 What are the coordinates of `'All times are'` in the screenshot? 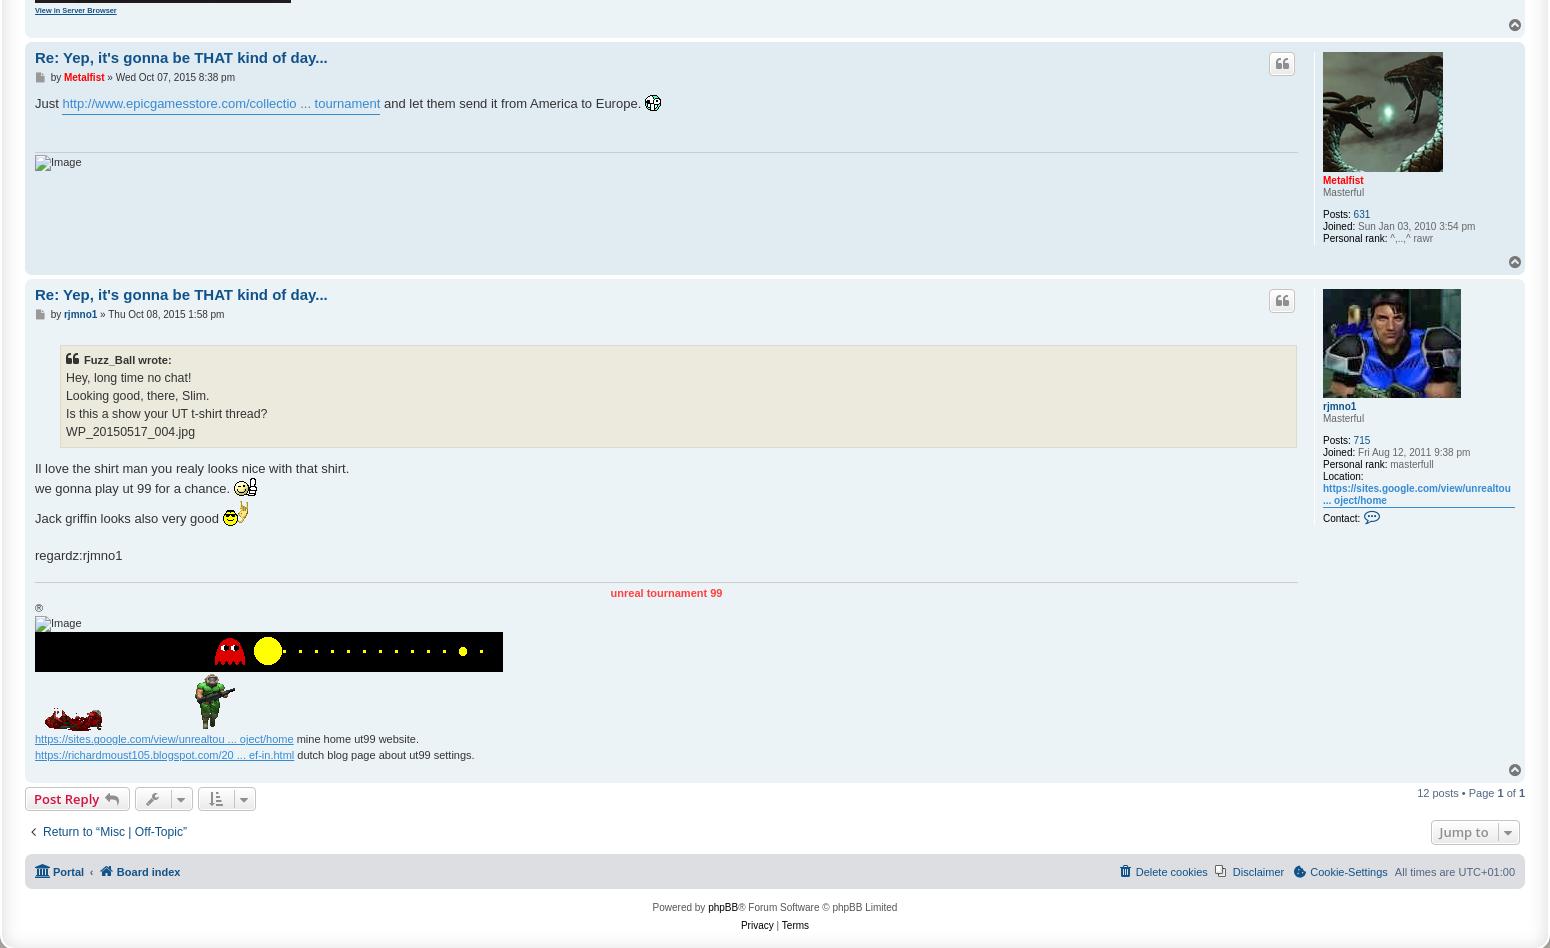 It's located at (1425, 870).